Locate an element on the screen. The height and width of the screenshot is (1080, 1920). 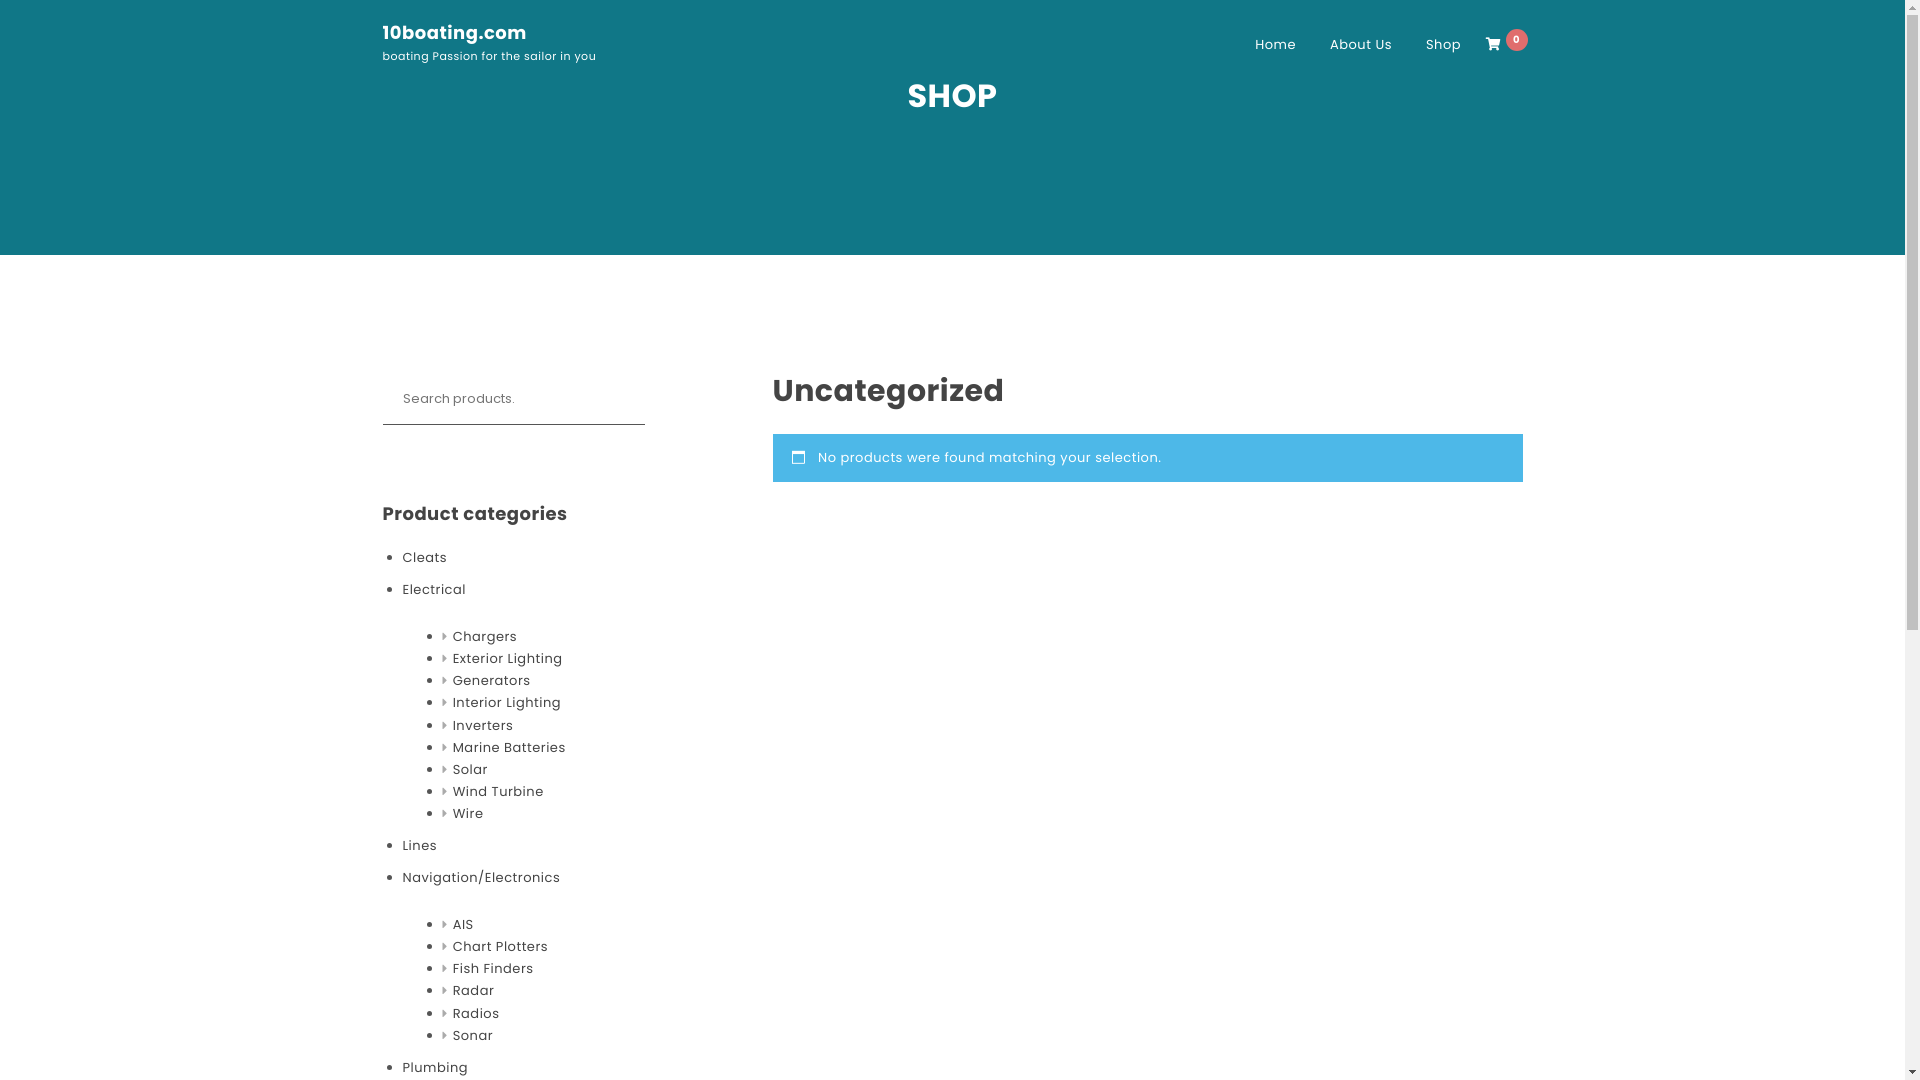
'Skip to content' is located at coordinates (0, 0).